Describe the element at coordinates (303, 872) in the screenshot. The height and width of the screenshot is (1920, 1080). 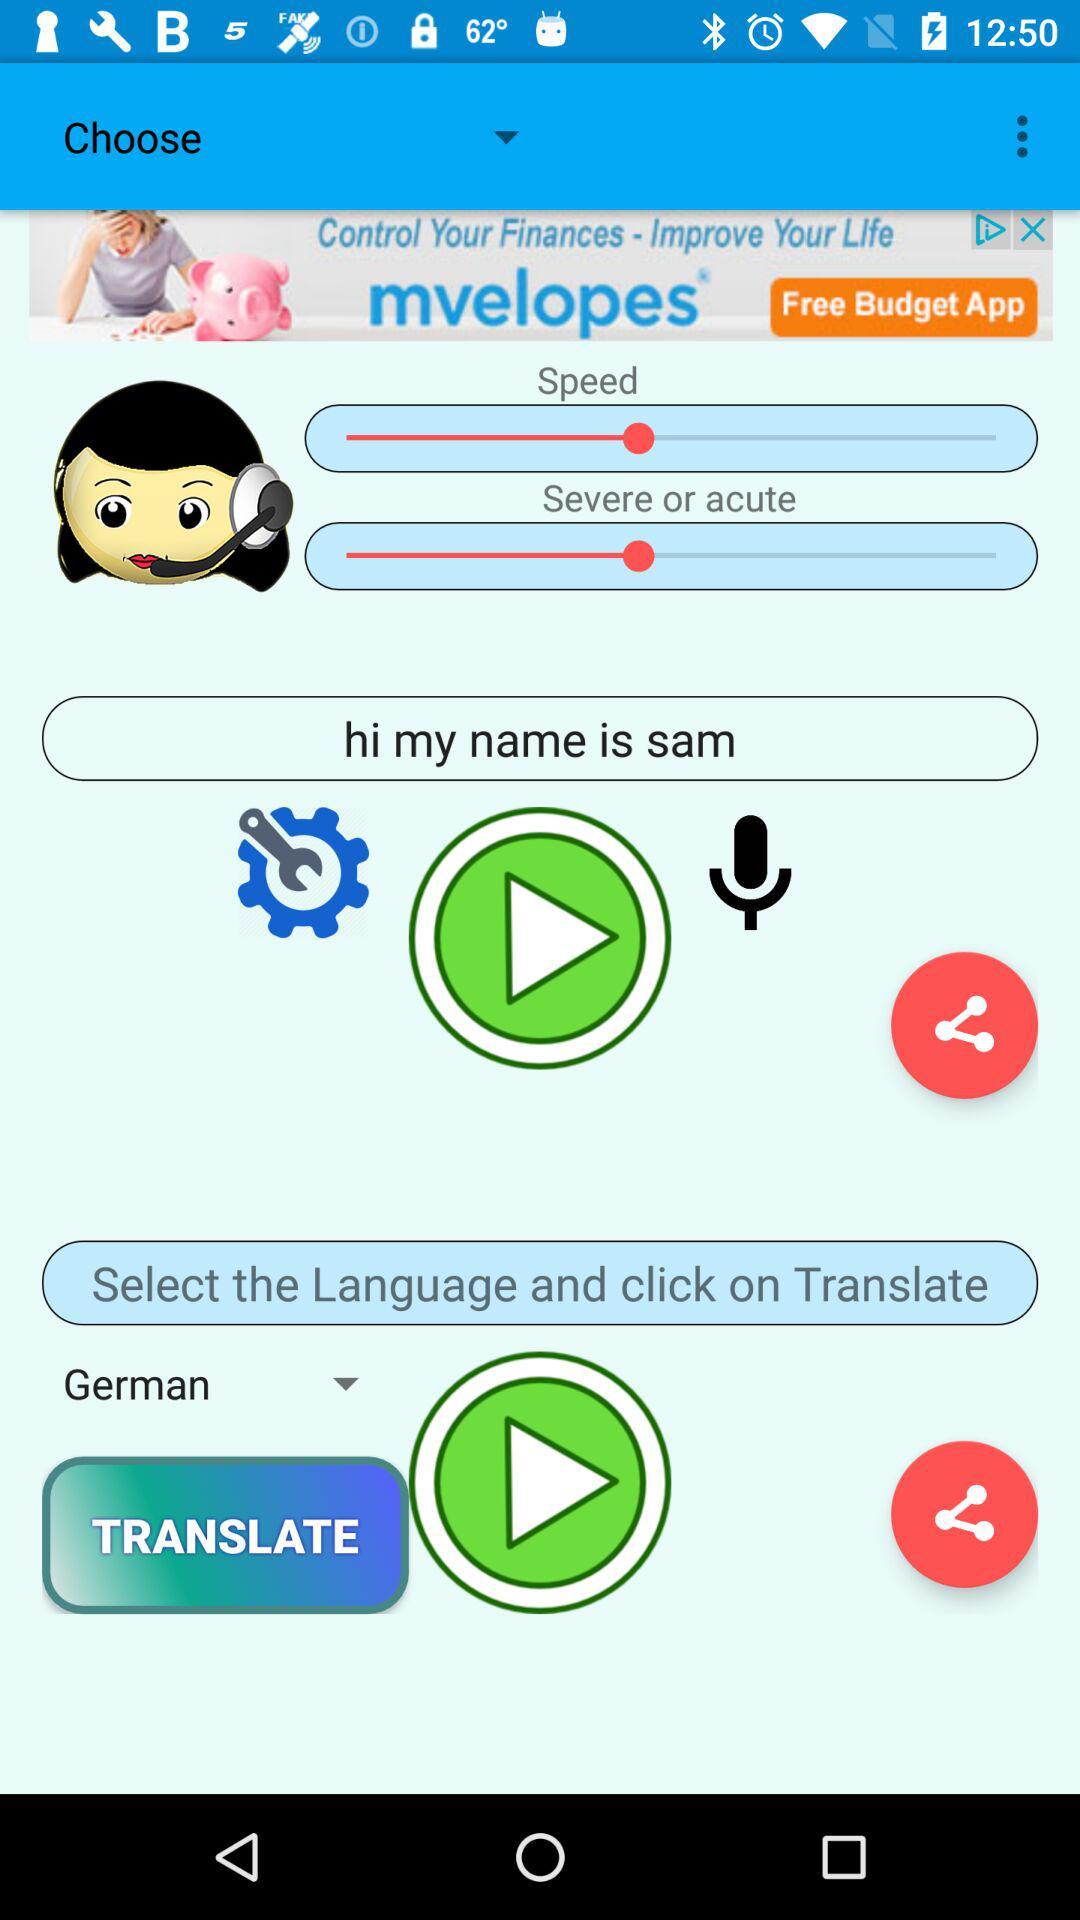
I see `setting option turned on` at that location.